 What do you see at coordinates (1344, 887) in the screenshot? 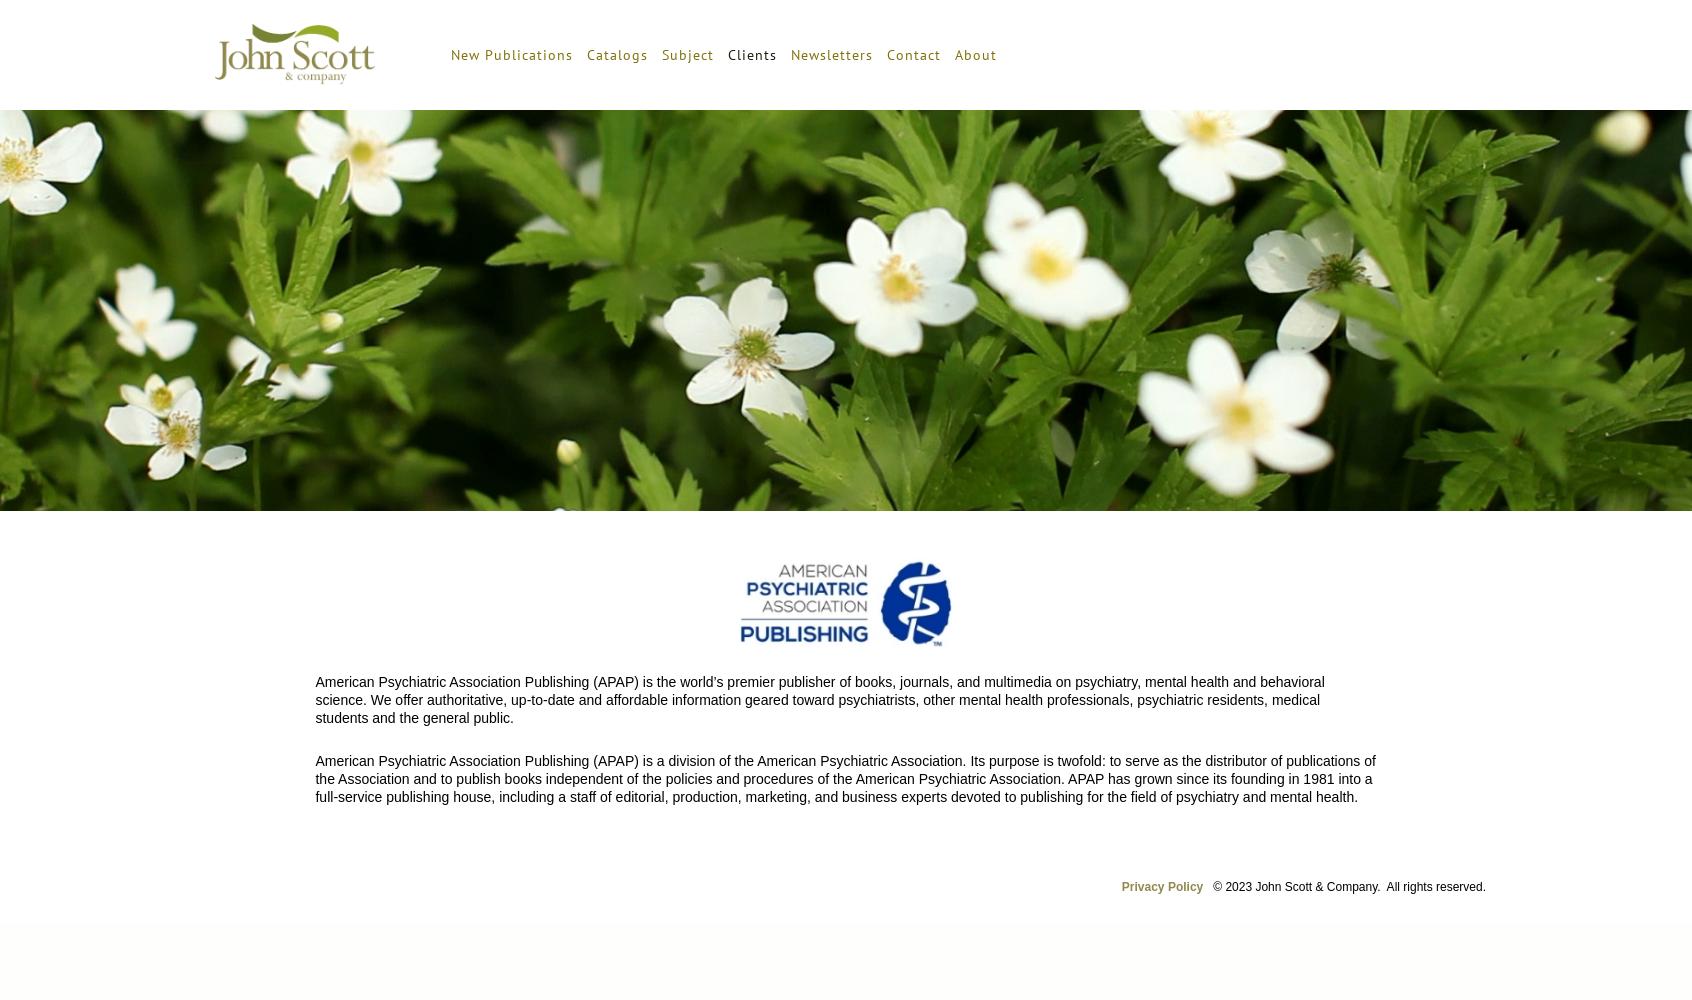
I see `'© 2023 John Scott & Company.  All rights reserved.'` at bounding box center [1344, 887].